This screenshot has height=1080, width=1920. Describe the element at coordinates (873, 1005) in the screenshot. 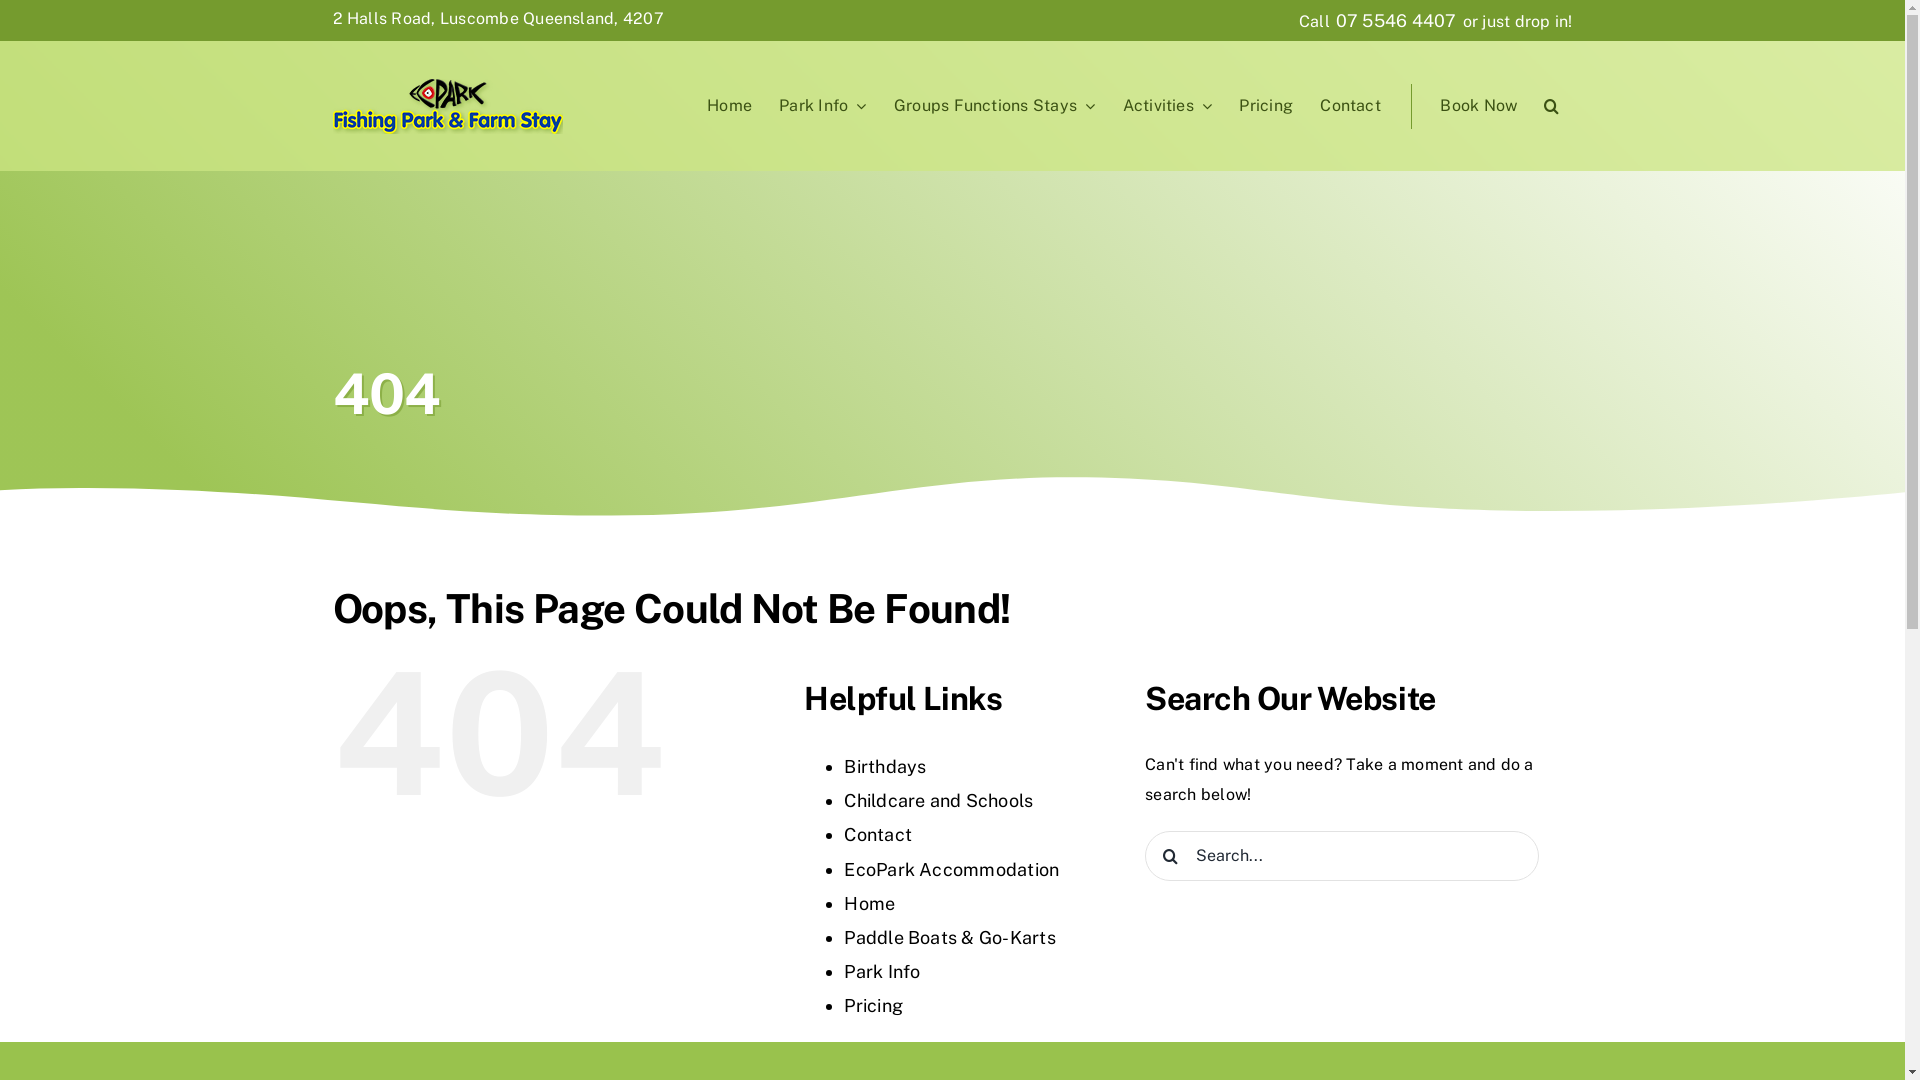

I see `'Pricing'` at that location.